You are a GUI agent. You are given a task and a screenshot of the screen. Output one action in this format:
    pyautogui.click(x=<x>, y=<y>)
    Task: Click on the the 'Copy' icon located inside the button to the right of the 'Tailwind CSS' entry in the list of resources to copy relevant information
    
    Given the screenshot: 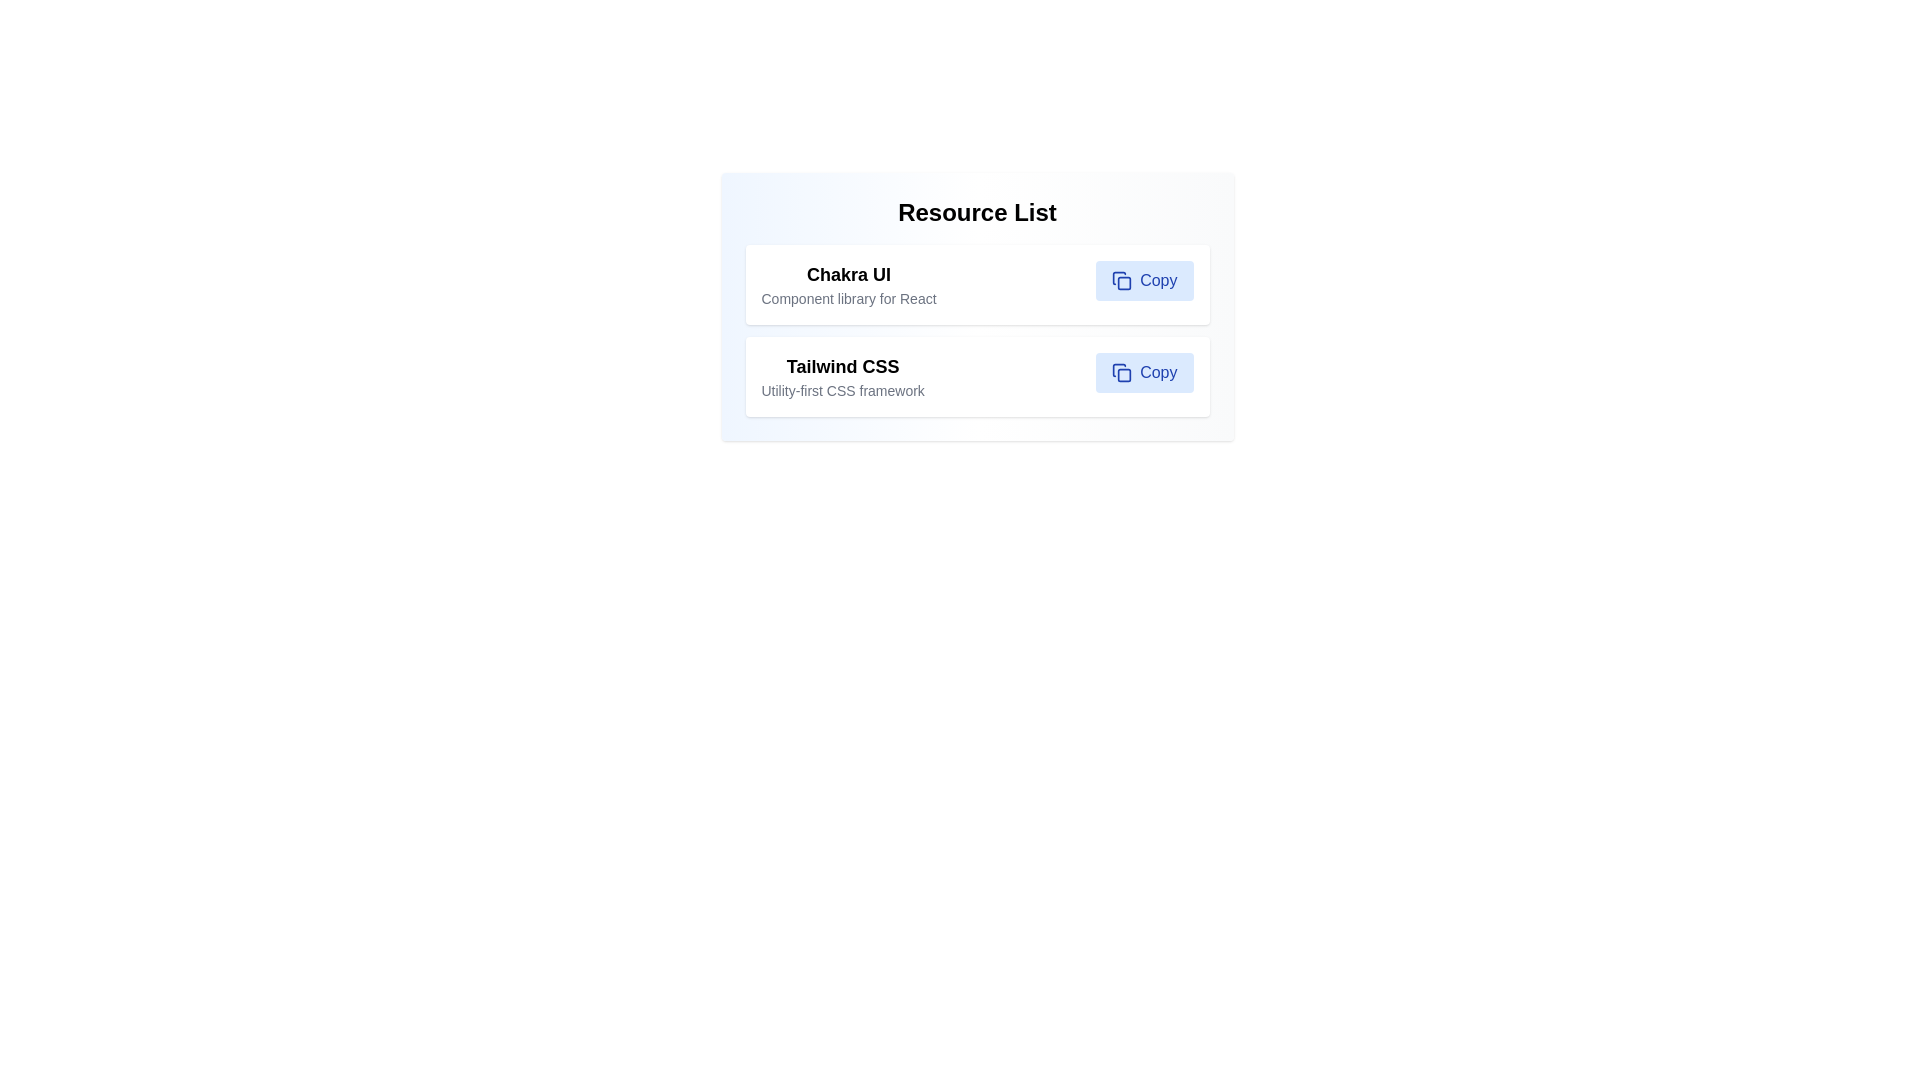 What is the action you would take?
    pyautogui.click(x=1122, y=373)
    